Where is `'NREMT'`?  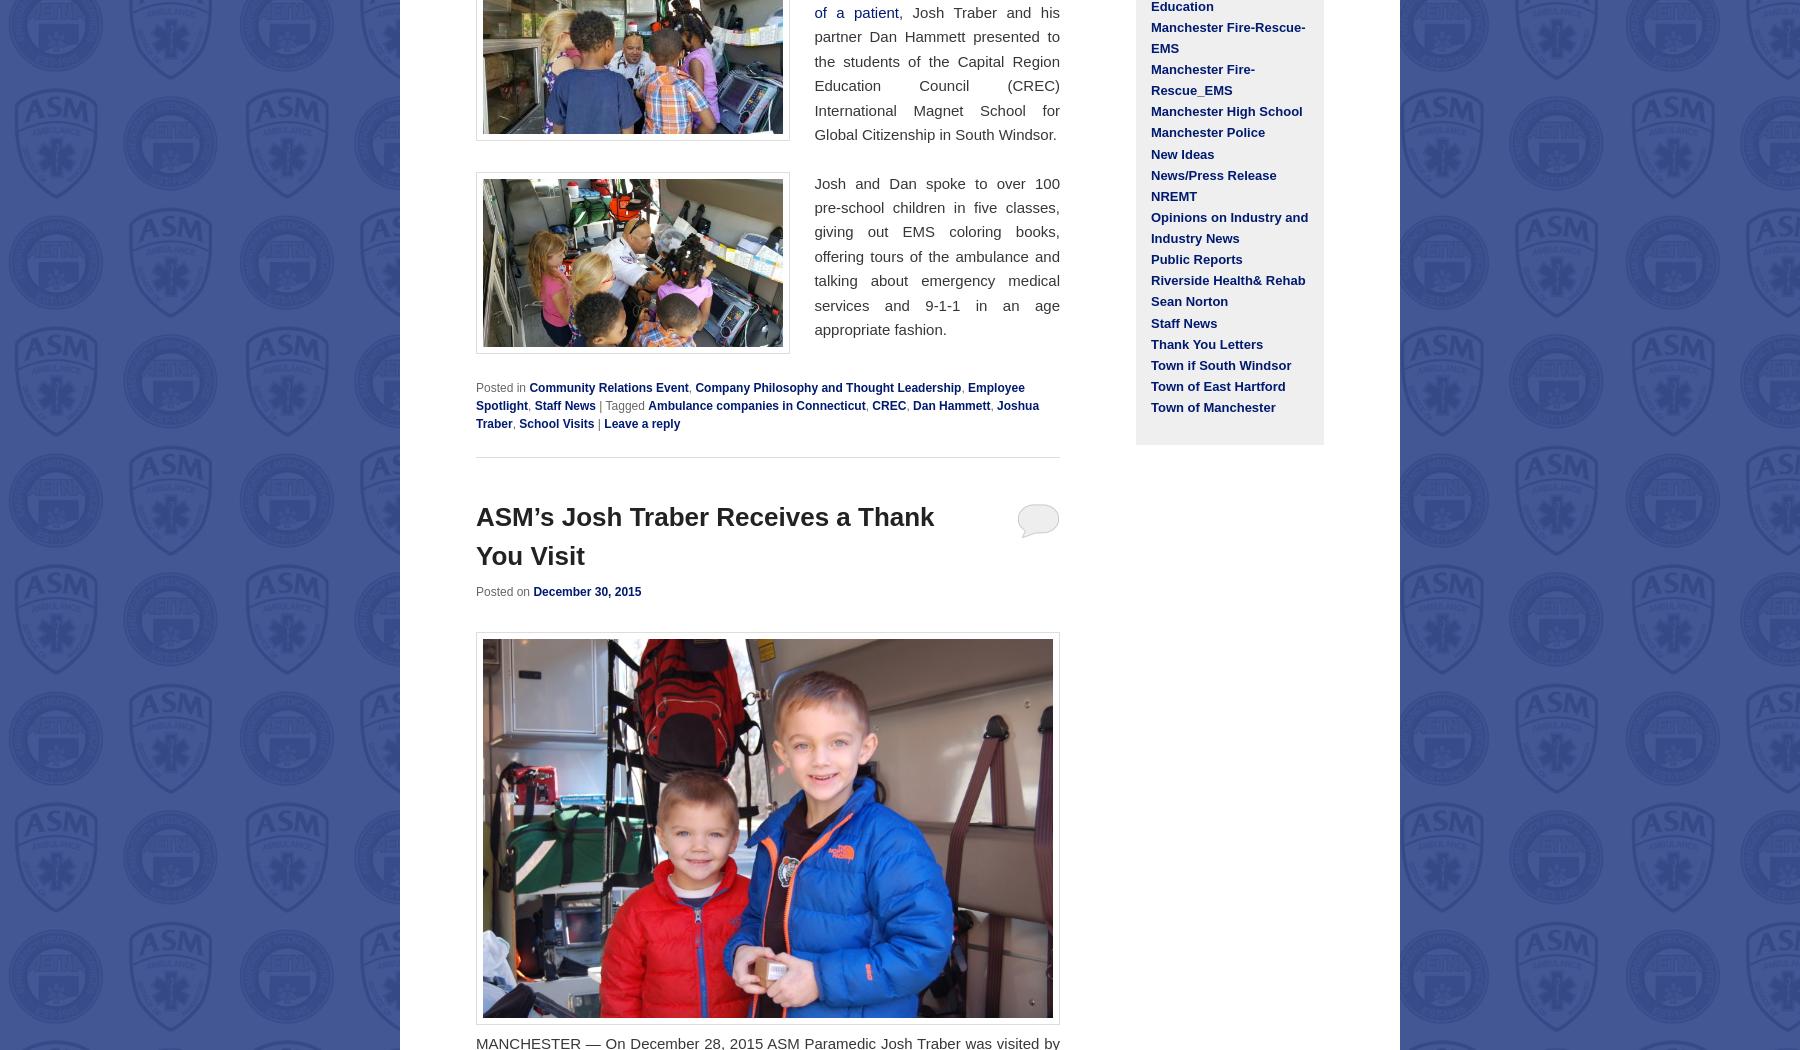
'NREMT' is located at coordinates (1149, 194).